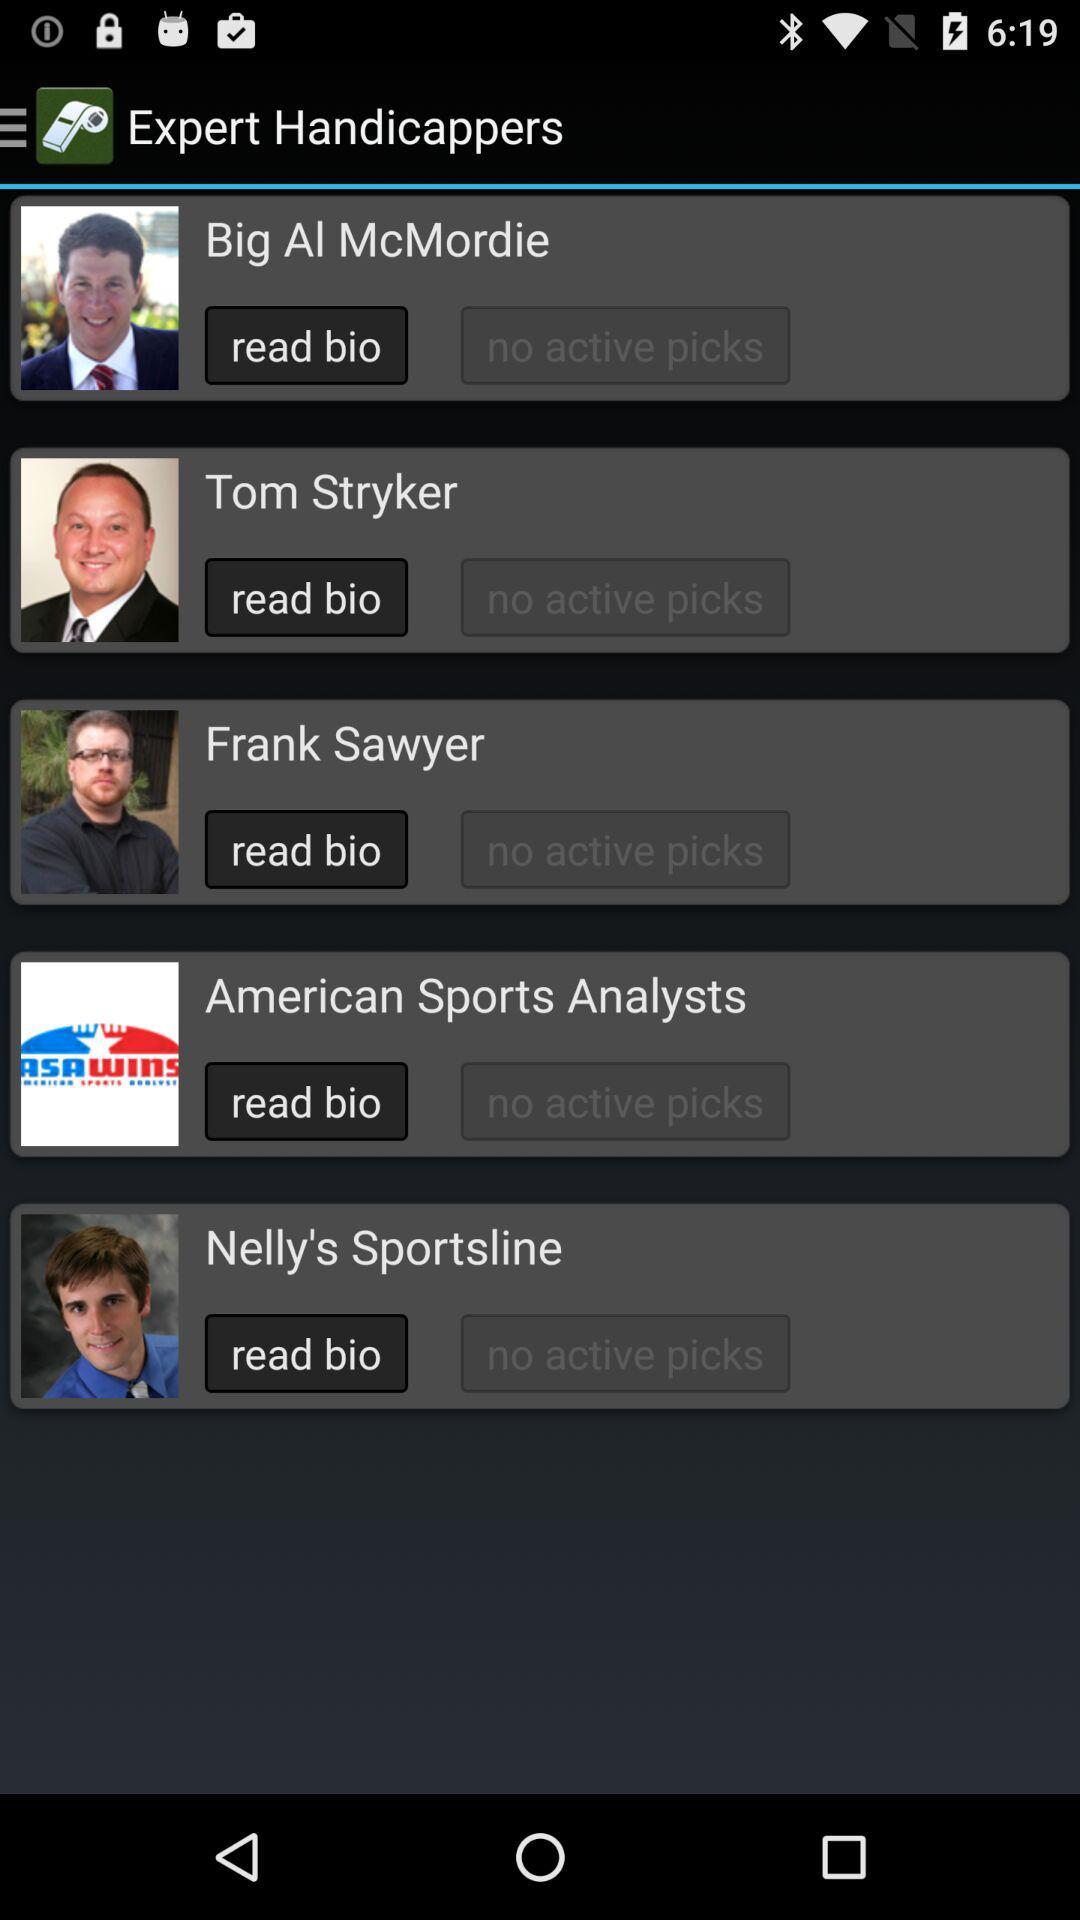  Describe the element at coordinates (377, 238) in the screenshot. I see `big al mcmordie item` at that location.